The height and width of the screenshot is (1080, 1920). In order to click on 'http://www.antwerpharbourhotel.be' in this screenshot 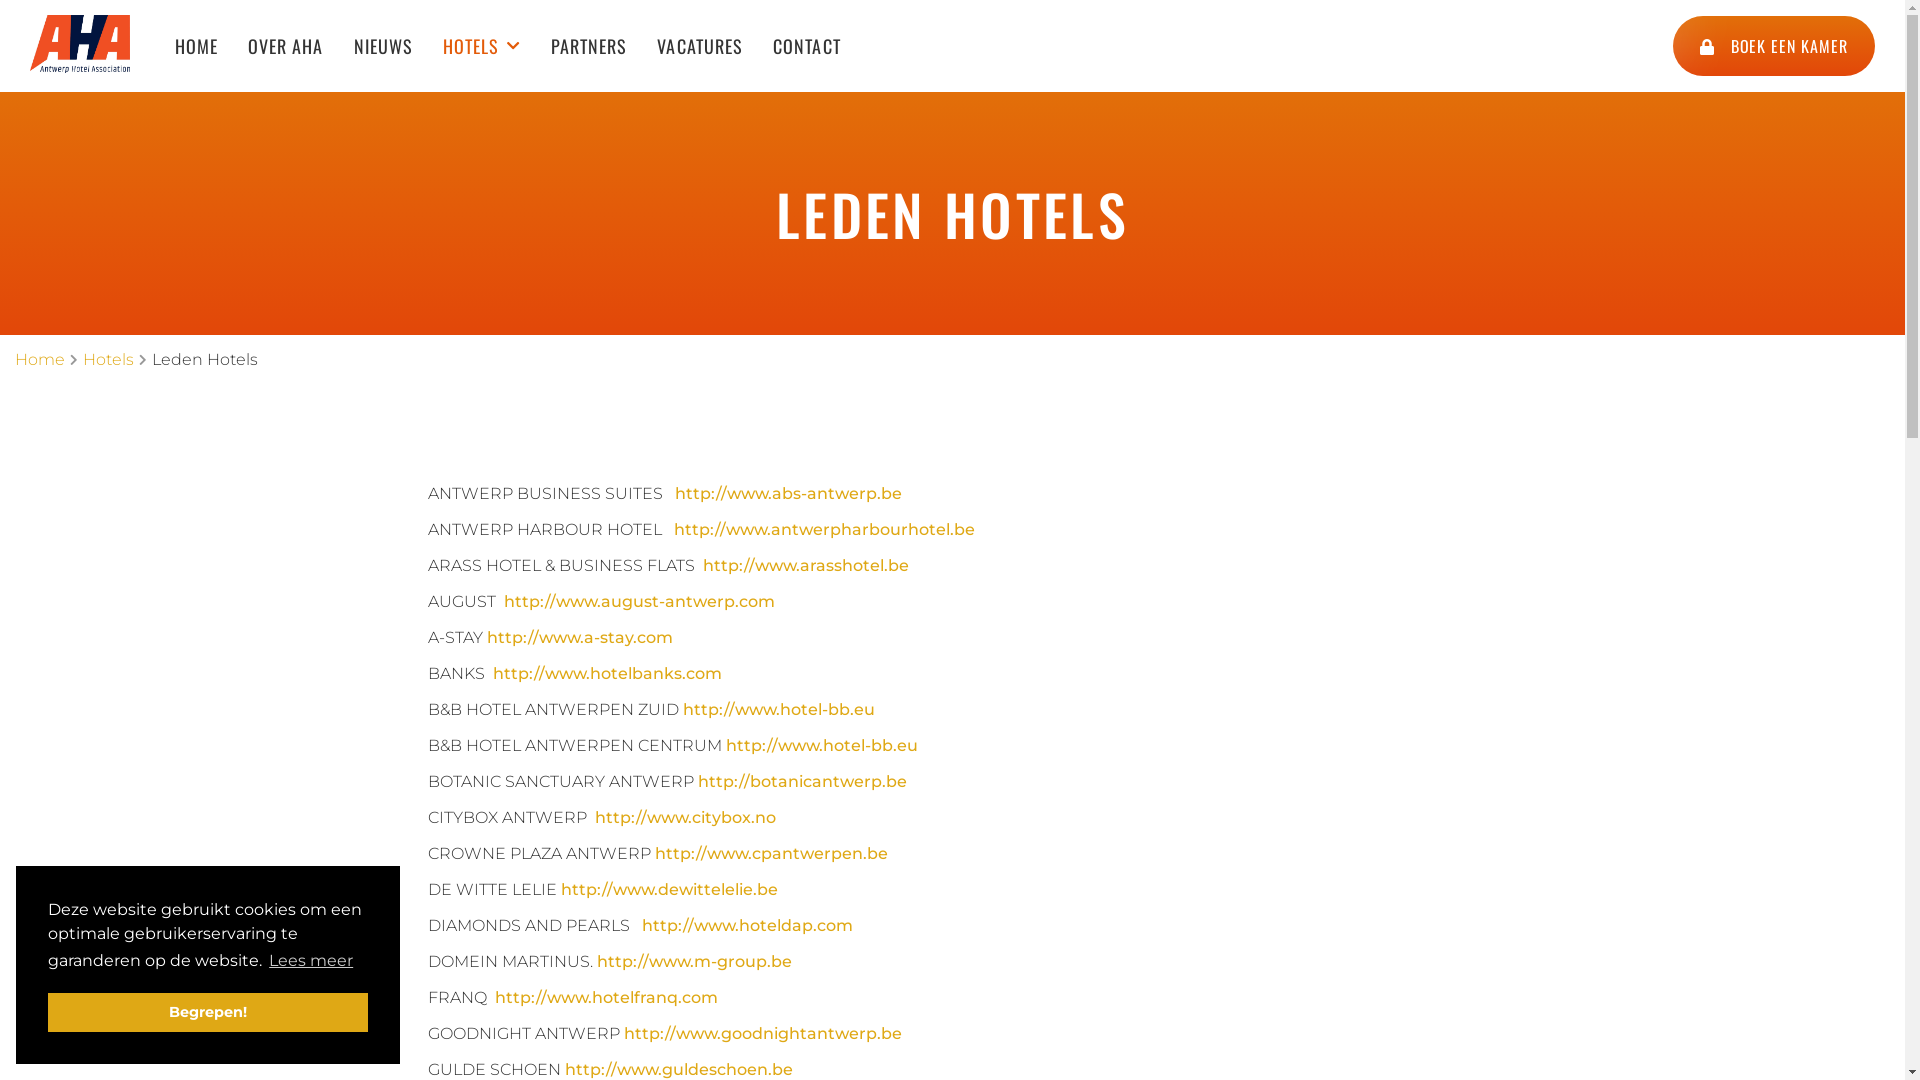, I will do `click(824, 528)`.